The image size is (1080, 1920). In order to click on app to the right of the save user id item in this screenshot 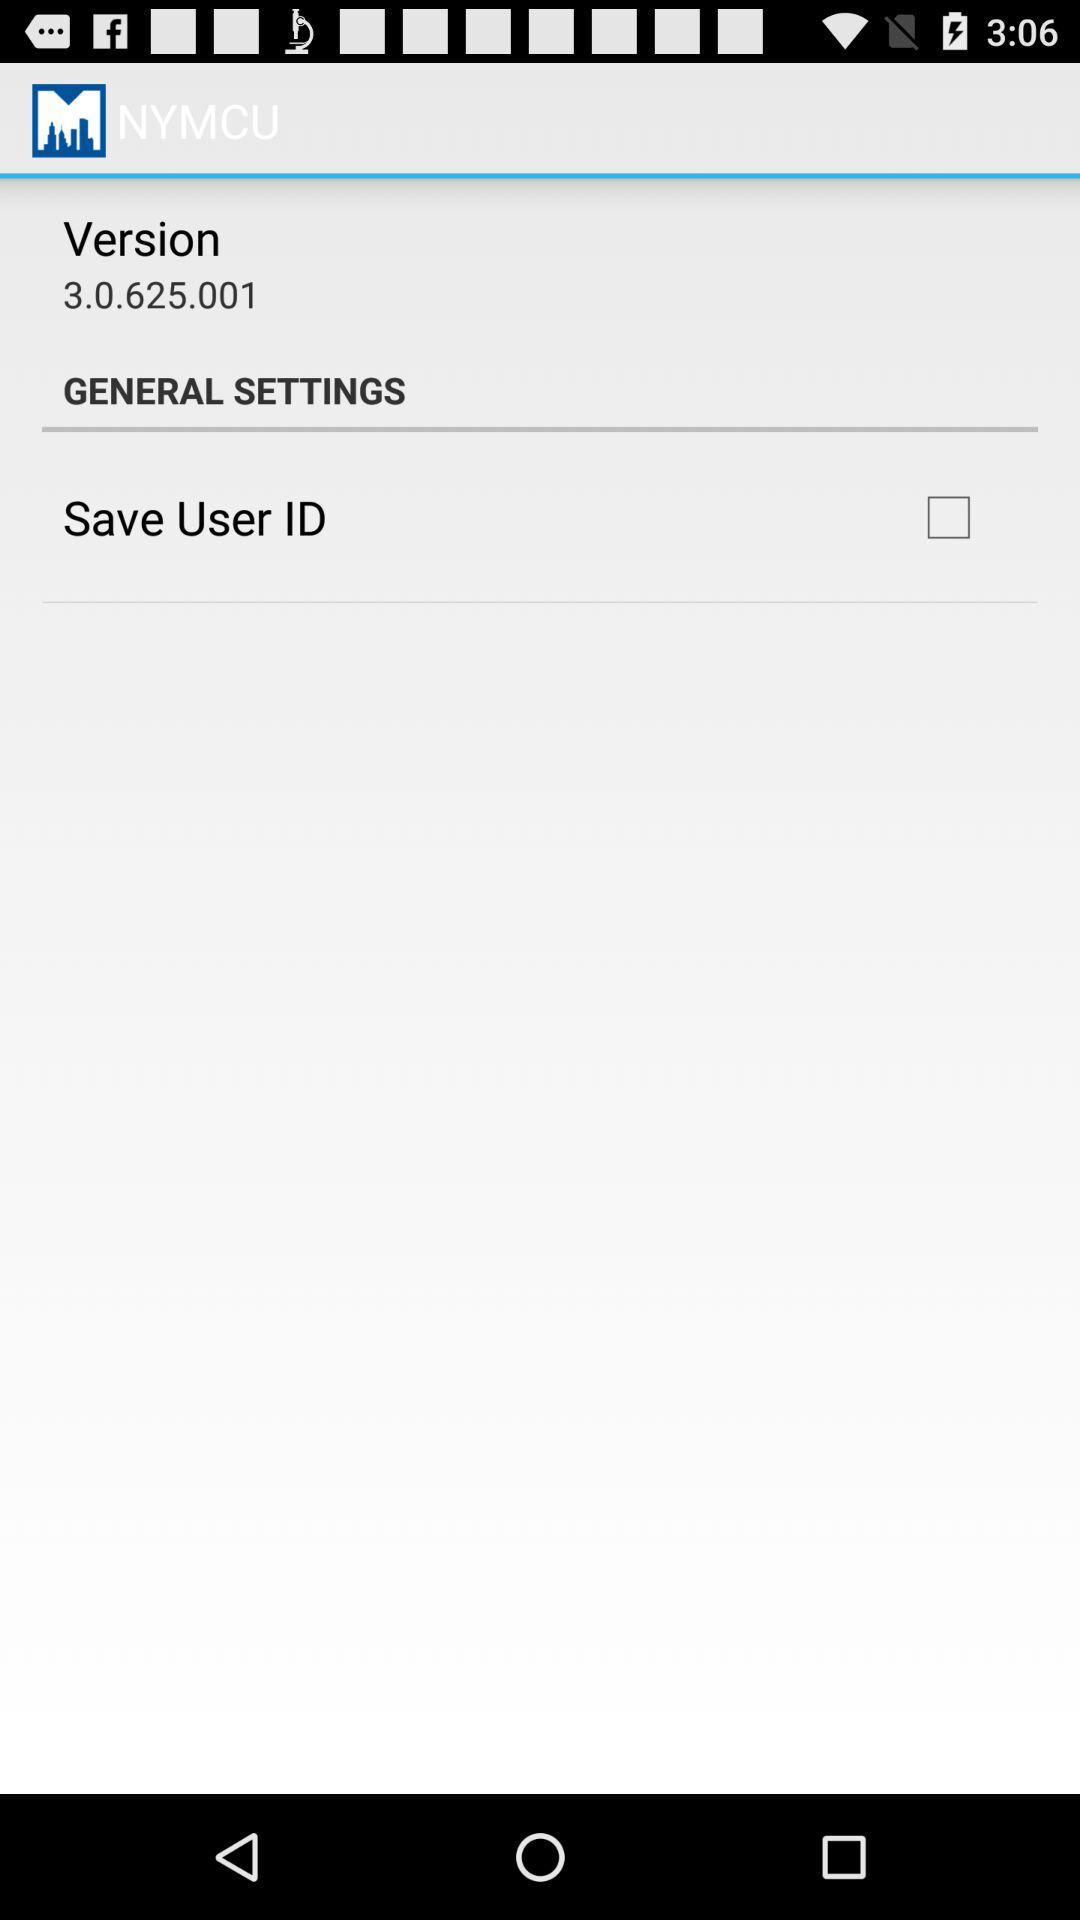, I will do `click(947, 517)`.